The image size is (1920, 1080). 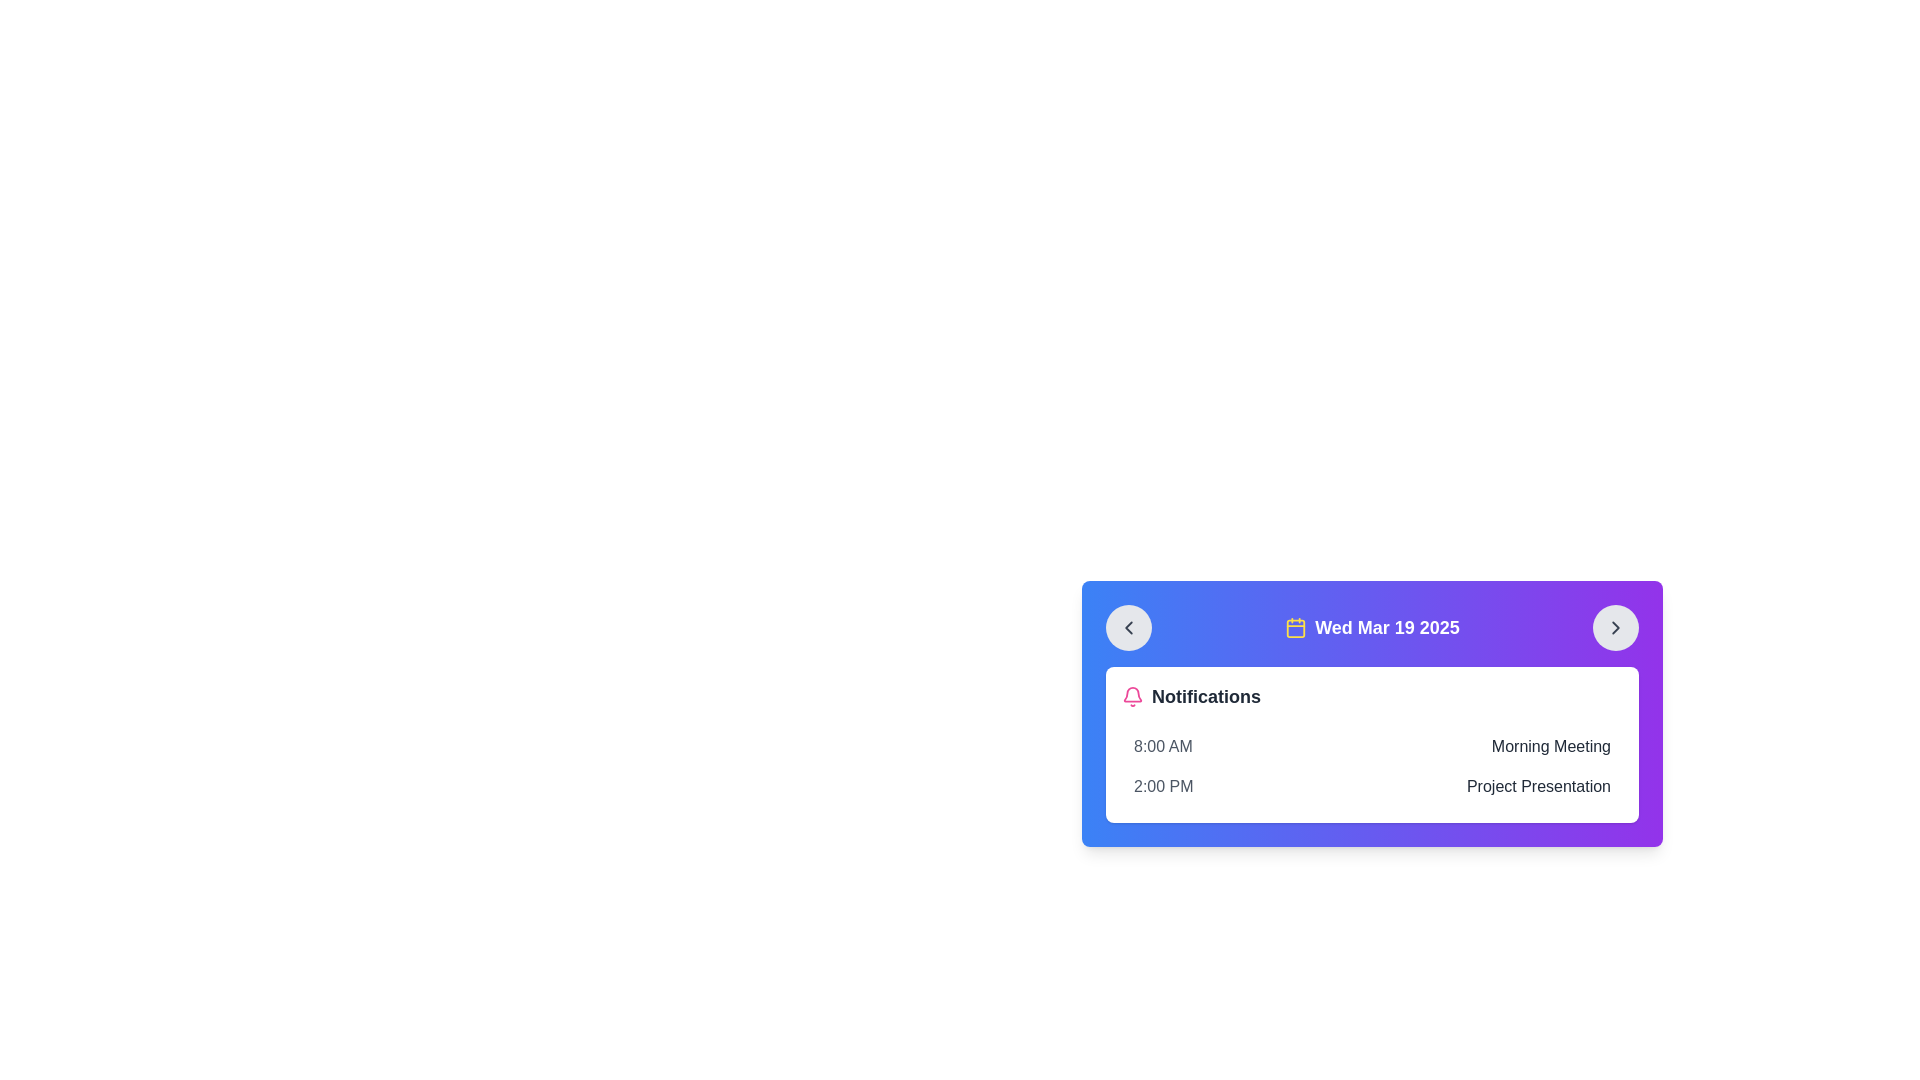 I want to click on the calendar icon that represents date functionality, which is positioned at the top center of the component's card layout, next to the text 'Wed Mar 19 2025', so click(x=1296, y=627).